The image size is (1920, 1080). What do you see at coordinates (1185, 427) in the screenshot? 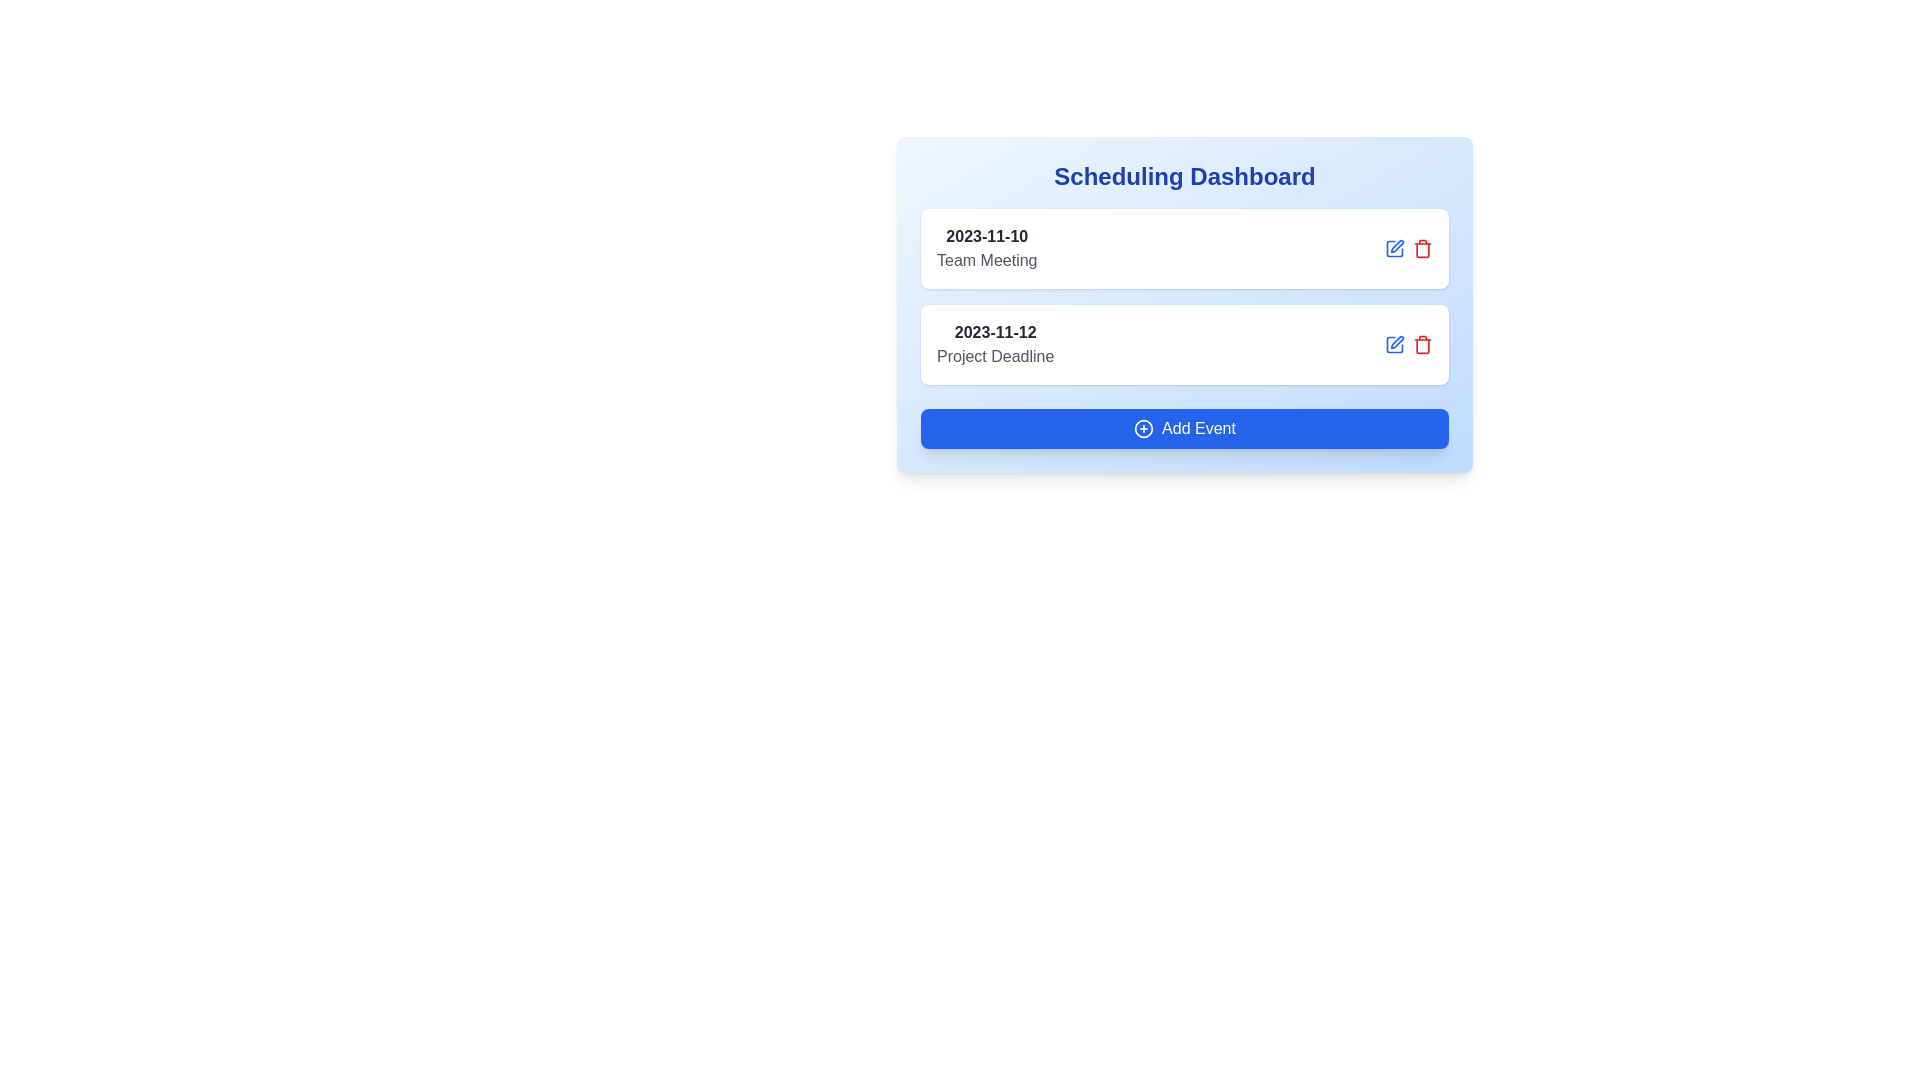
I see `the 'Add New Event' button located at the bottom of the 'Scheduling Dashboard' card, which is positioned beneath the event tiles for '2023-11-10 Team Meeting' and '2023-11-12 Project Deadline'` at bounding box center [1185, 427].